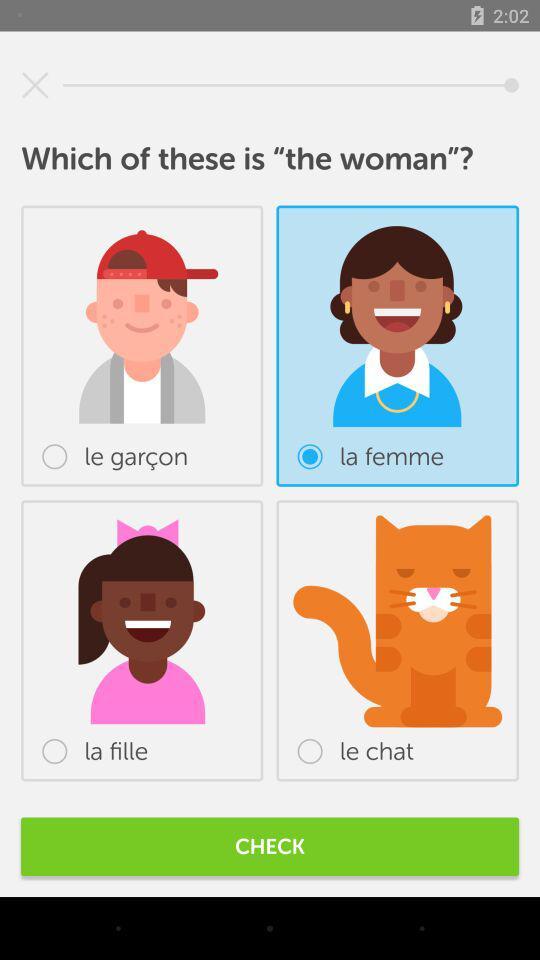 The width and height of the screenshot is (540, 960). Describe the element at coordinates (270, 845) in the screenshot. I see `the check item` at that location.